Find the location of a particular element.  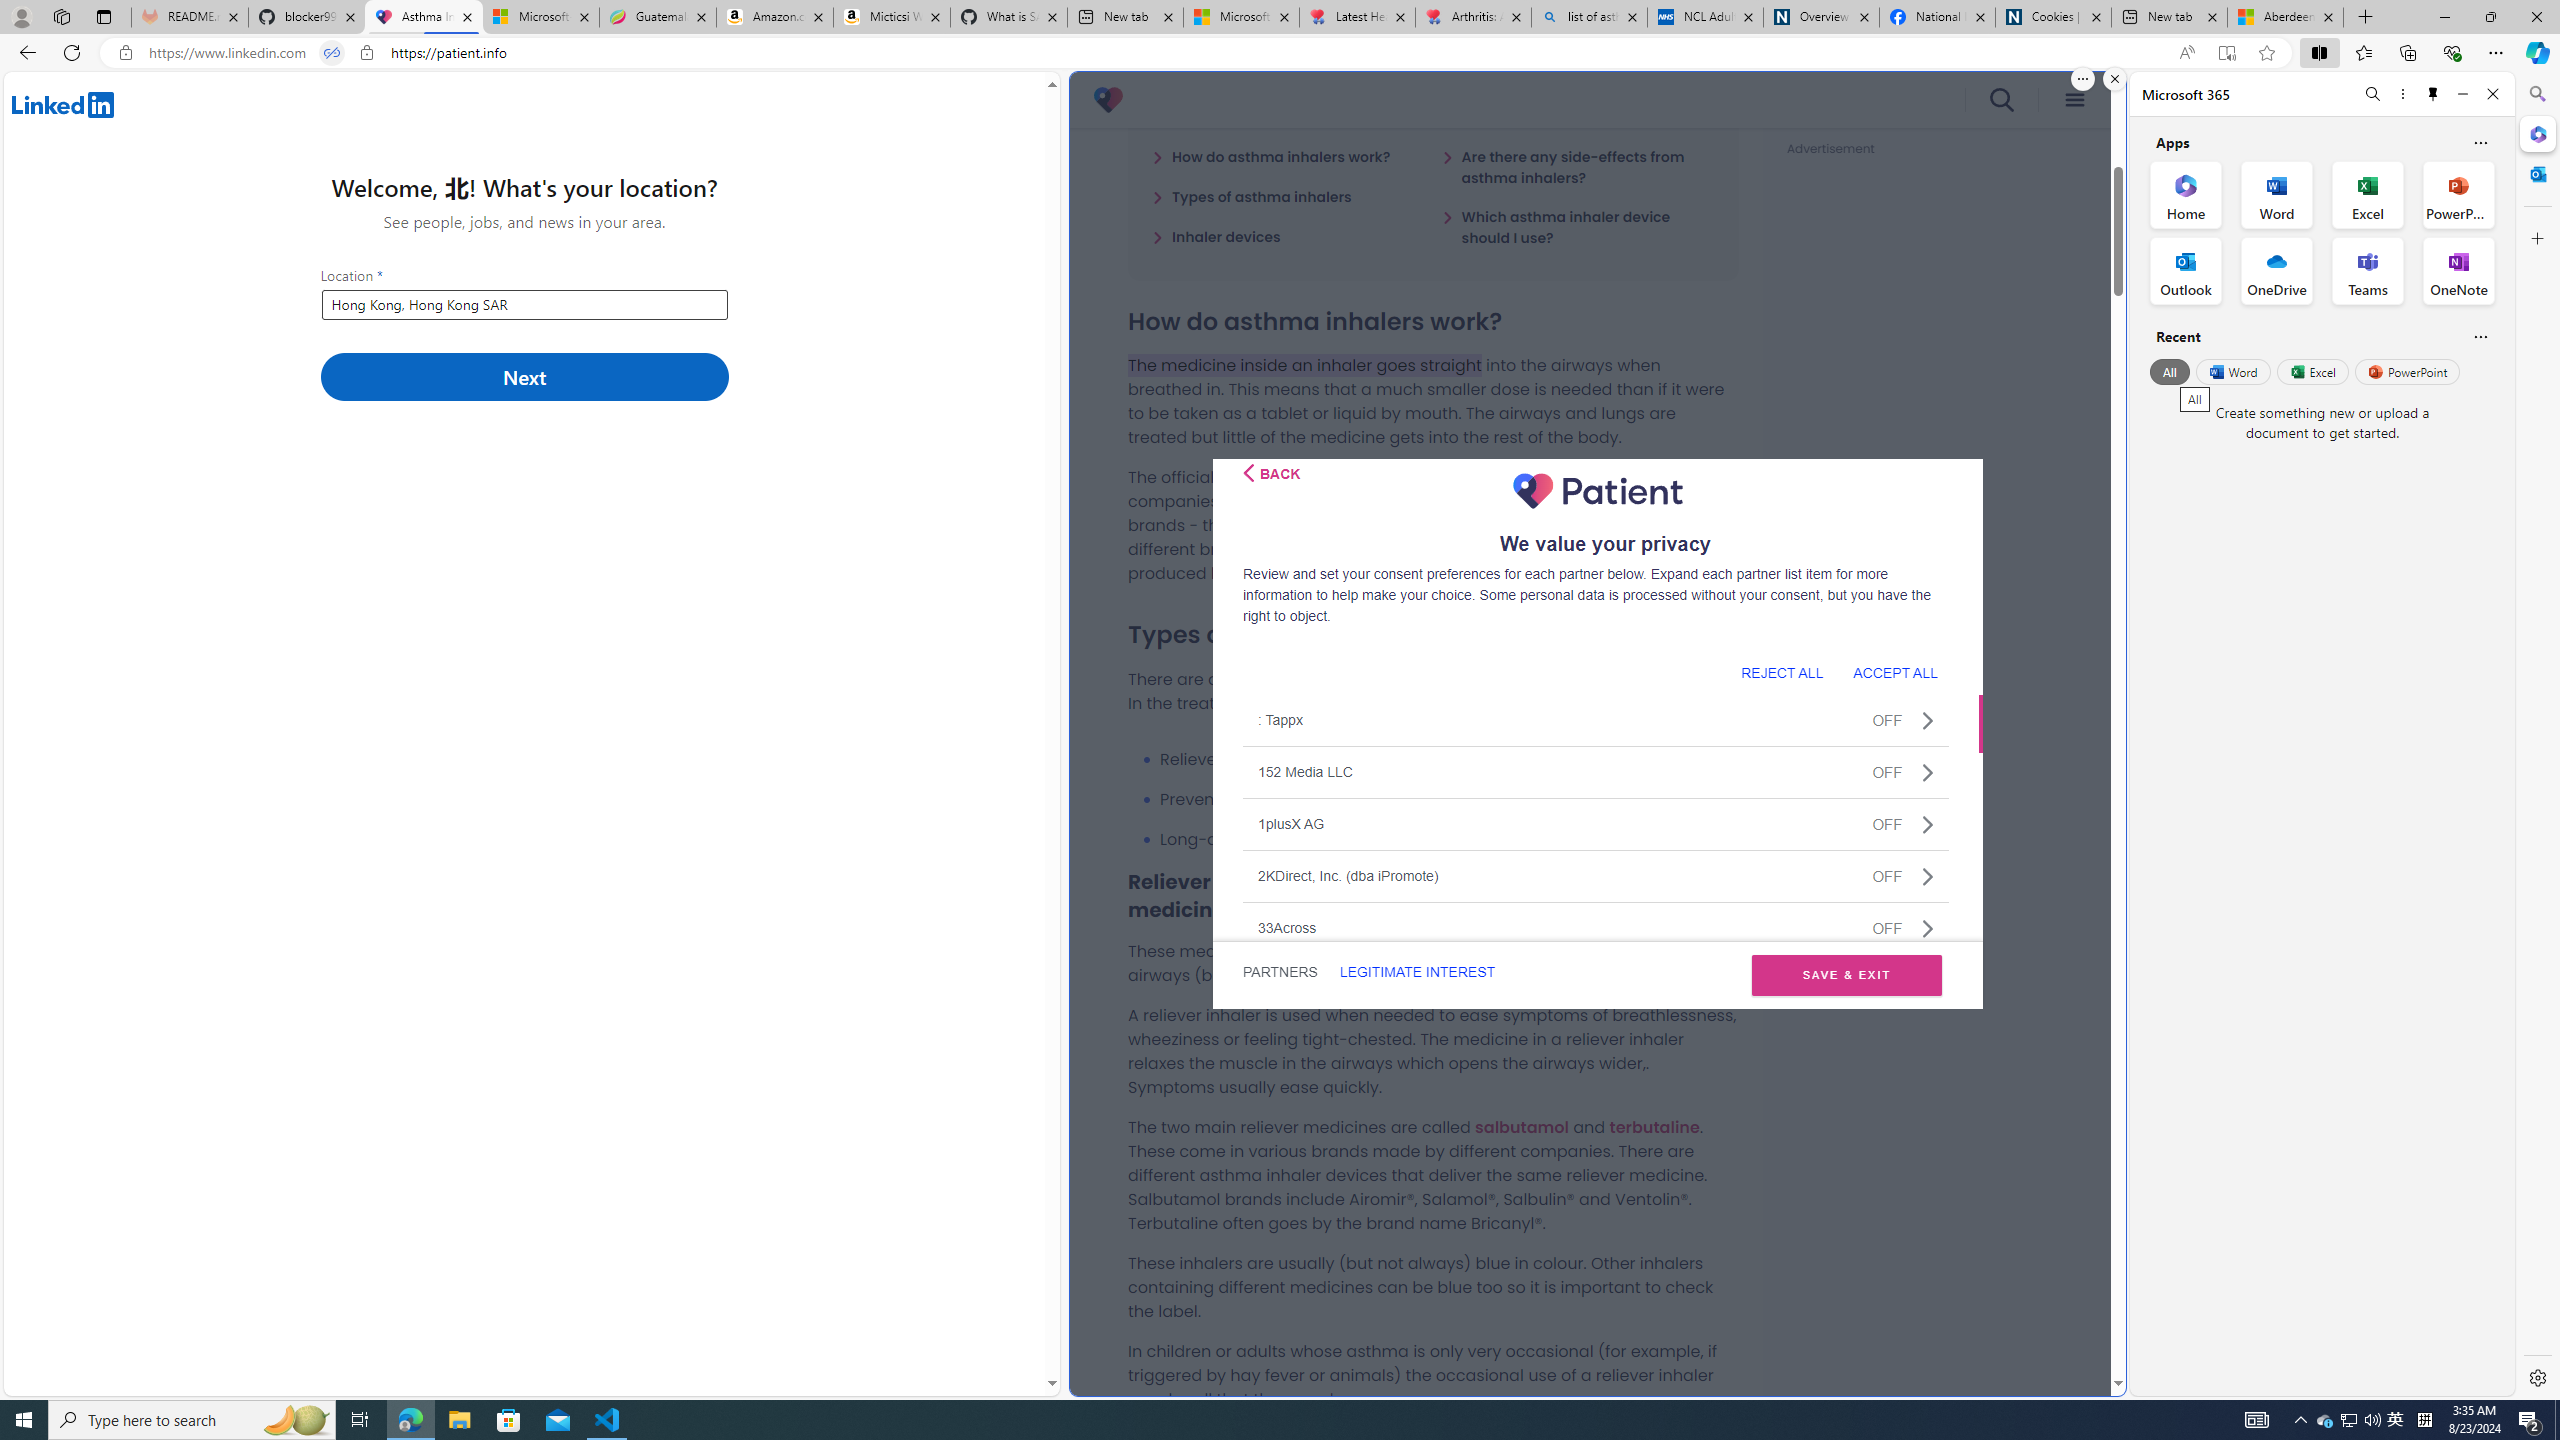

'SAVE & EXIT' is located at coordinates (1846, 974).